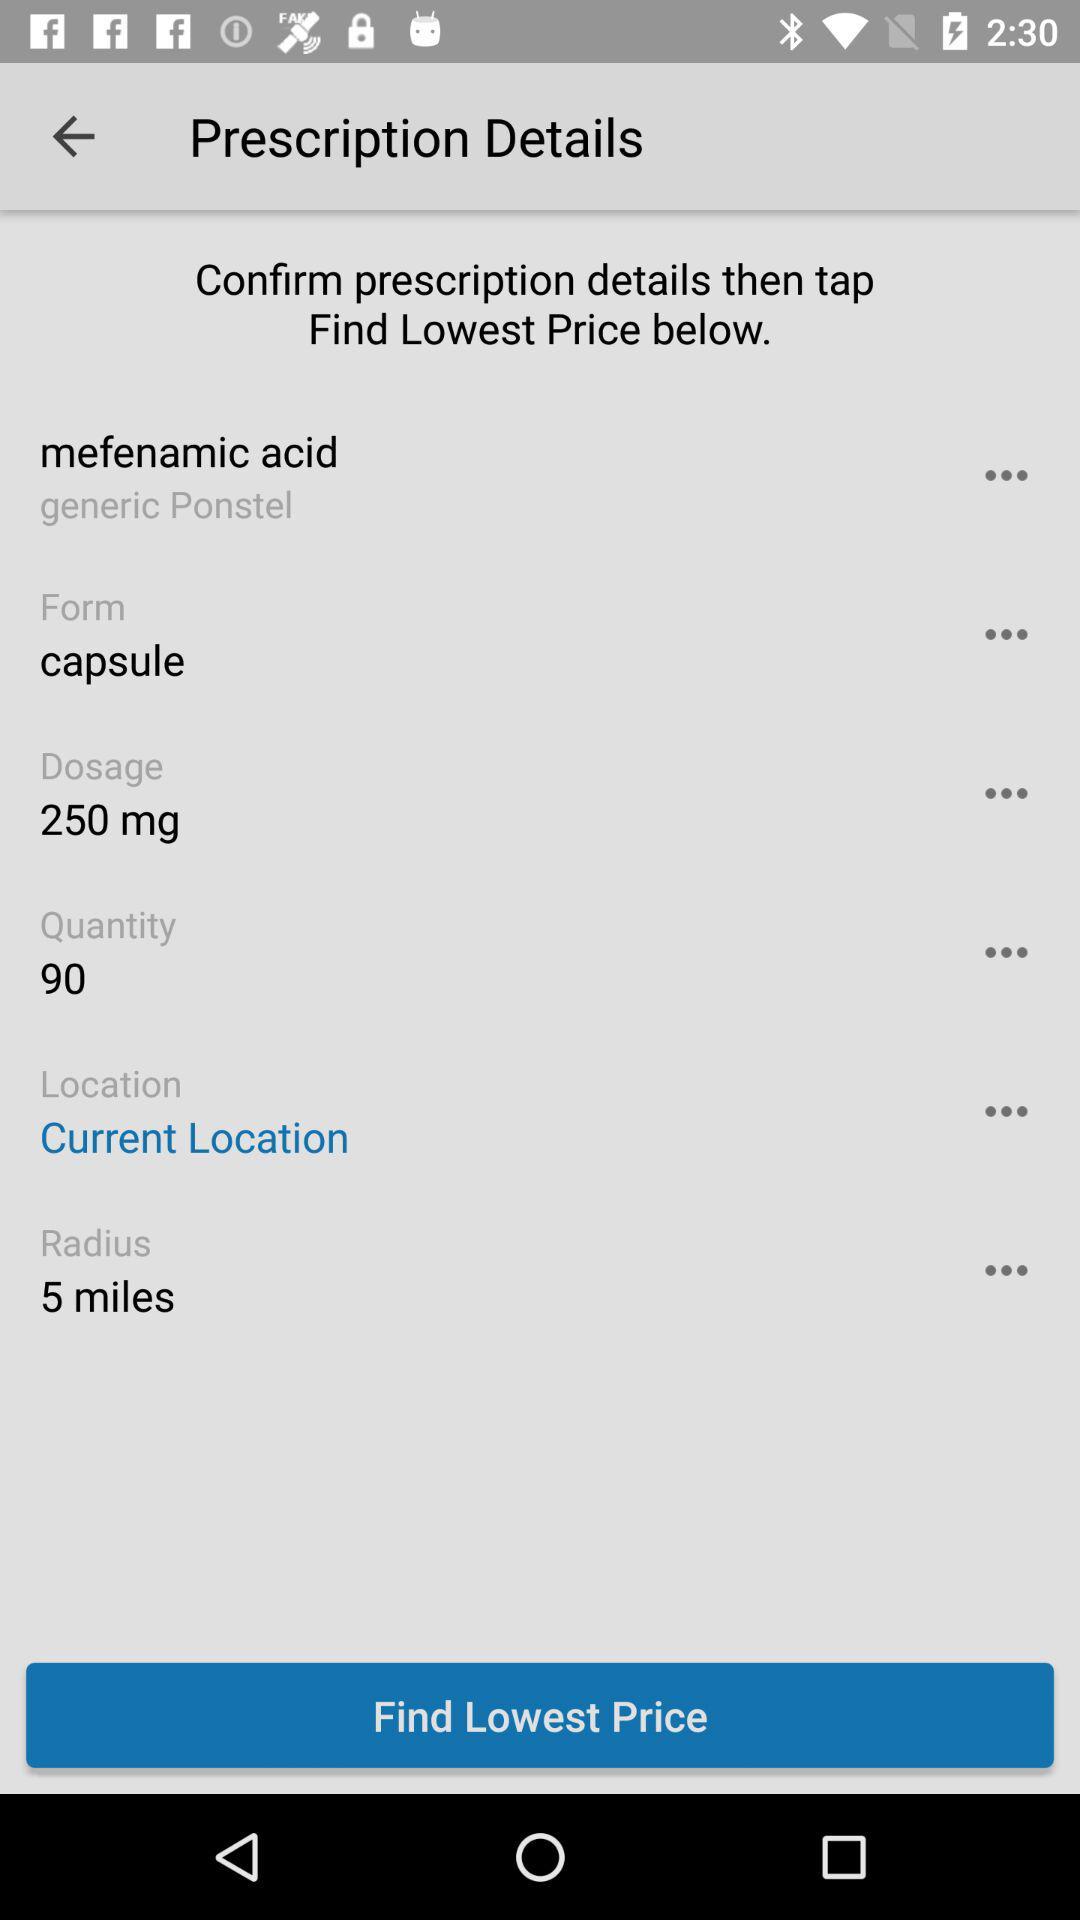 The height and width of the screenshot is (1920, 1080). I want to click on 3 dots which is beside form, so click(1006, 633).